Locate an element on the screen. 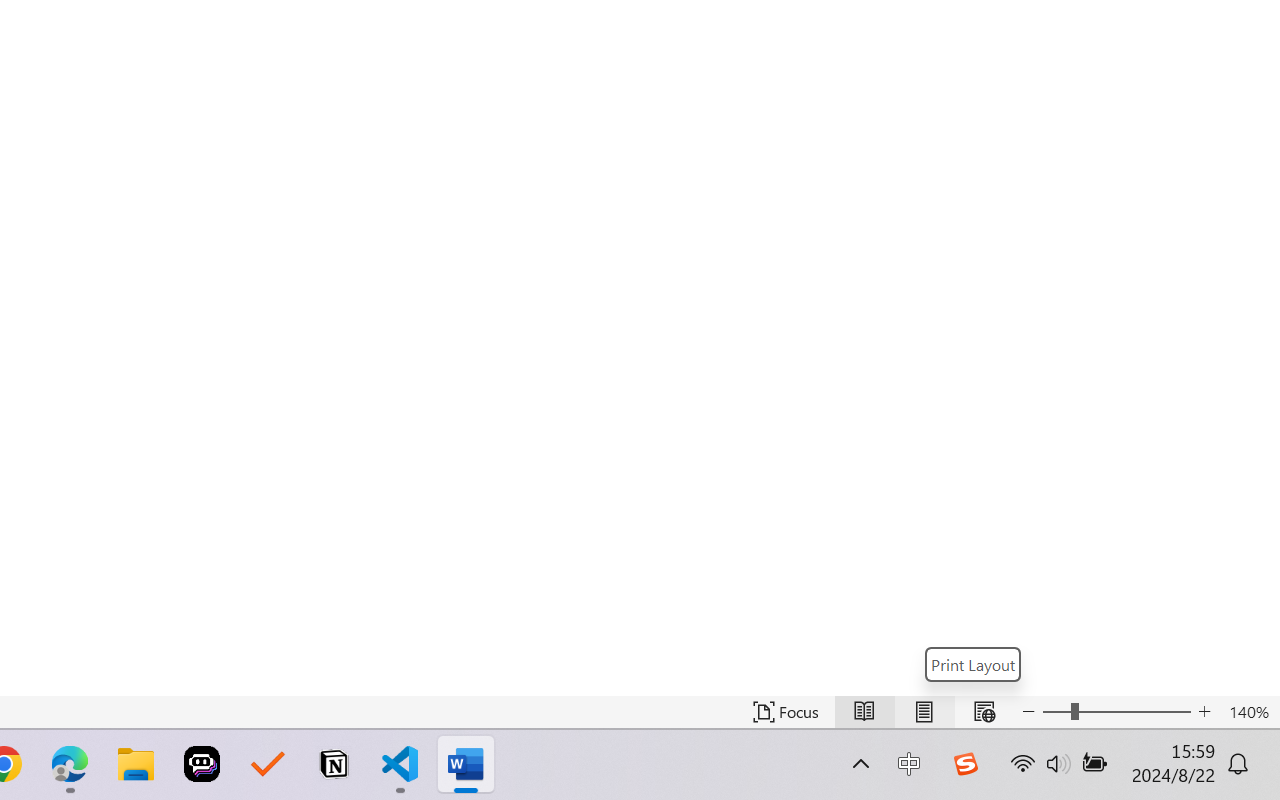 The width and height of the screenshot is (1280, 800). 'Decrease Text Size' is located at coordinates (1029, 711).